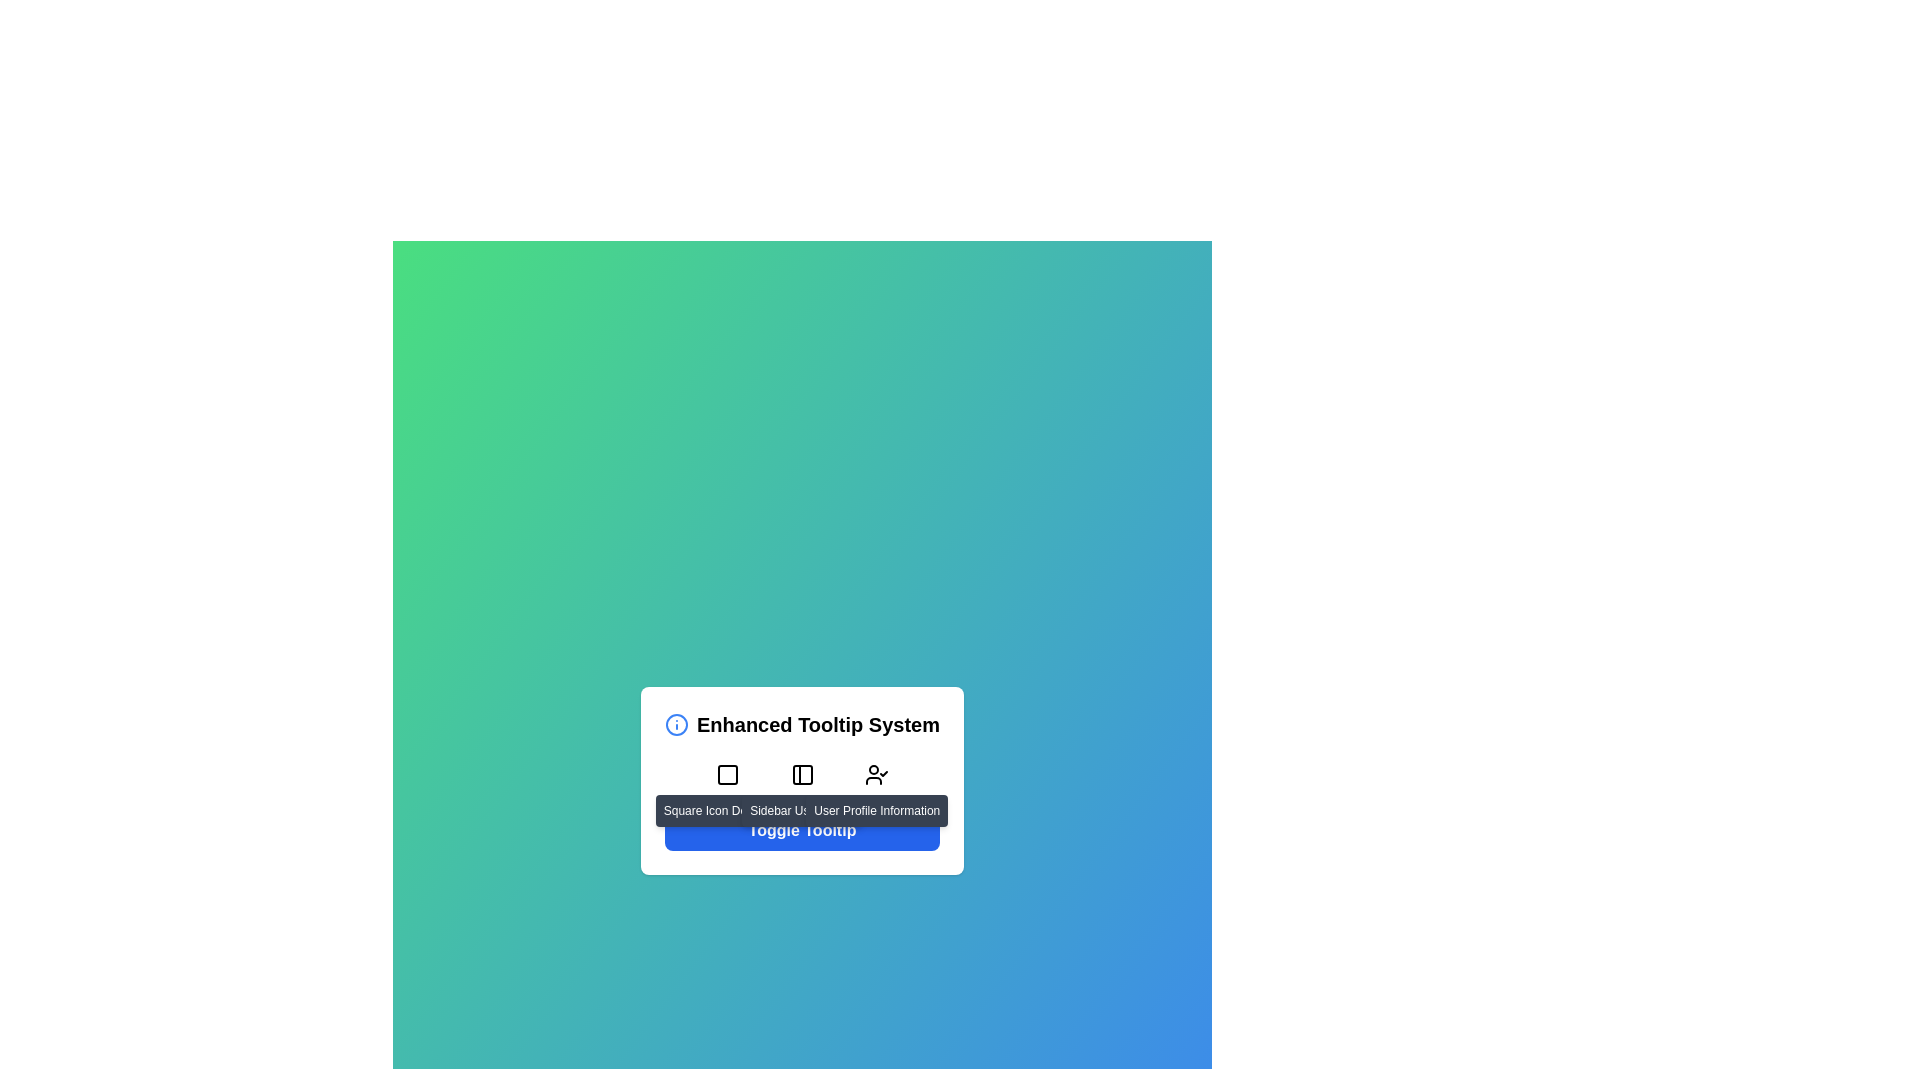 This screenshot has width=1920, height=1080. Describe the element at coordinates (802, 774) in the screenshot. I see `the Icon Button related to 'Sidebar Usage Tips'` at that location.